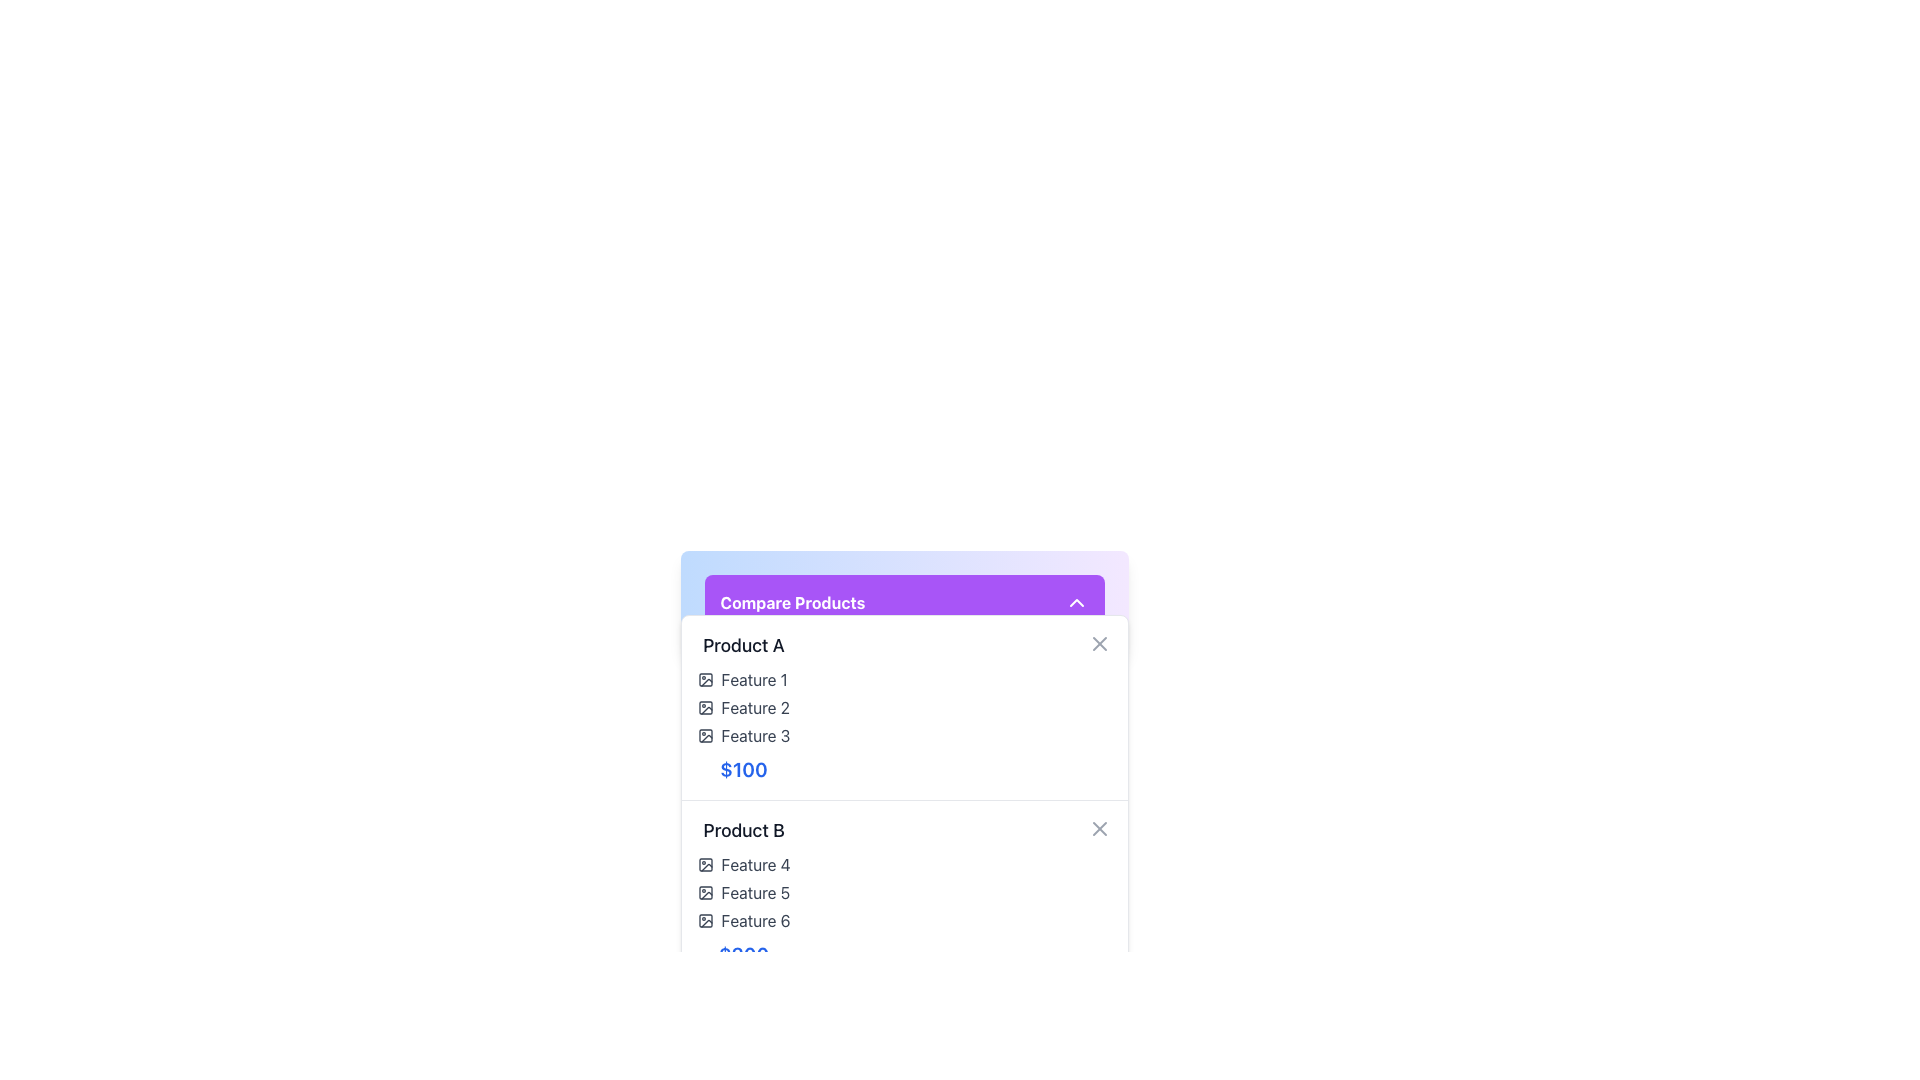 The width and height of the screenshot is (1920, 1080). Describe the element at coordinates (705, 892) in the screenshot. I see `the status-indicating icon for 'Feature 5' located in the 'Product B' section, which is the first item of the row starting with 'Feature 5'` at that location.